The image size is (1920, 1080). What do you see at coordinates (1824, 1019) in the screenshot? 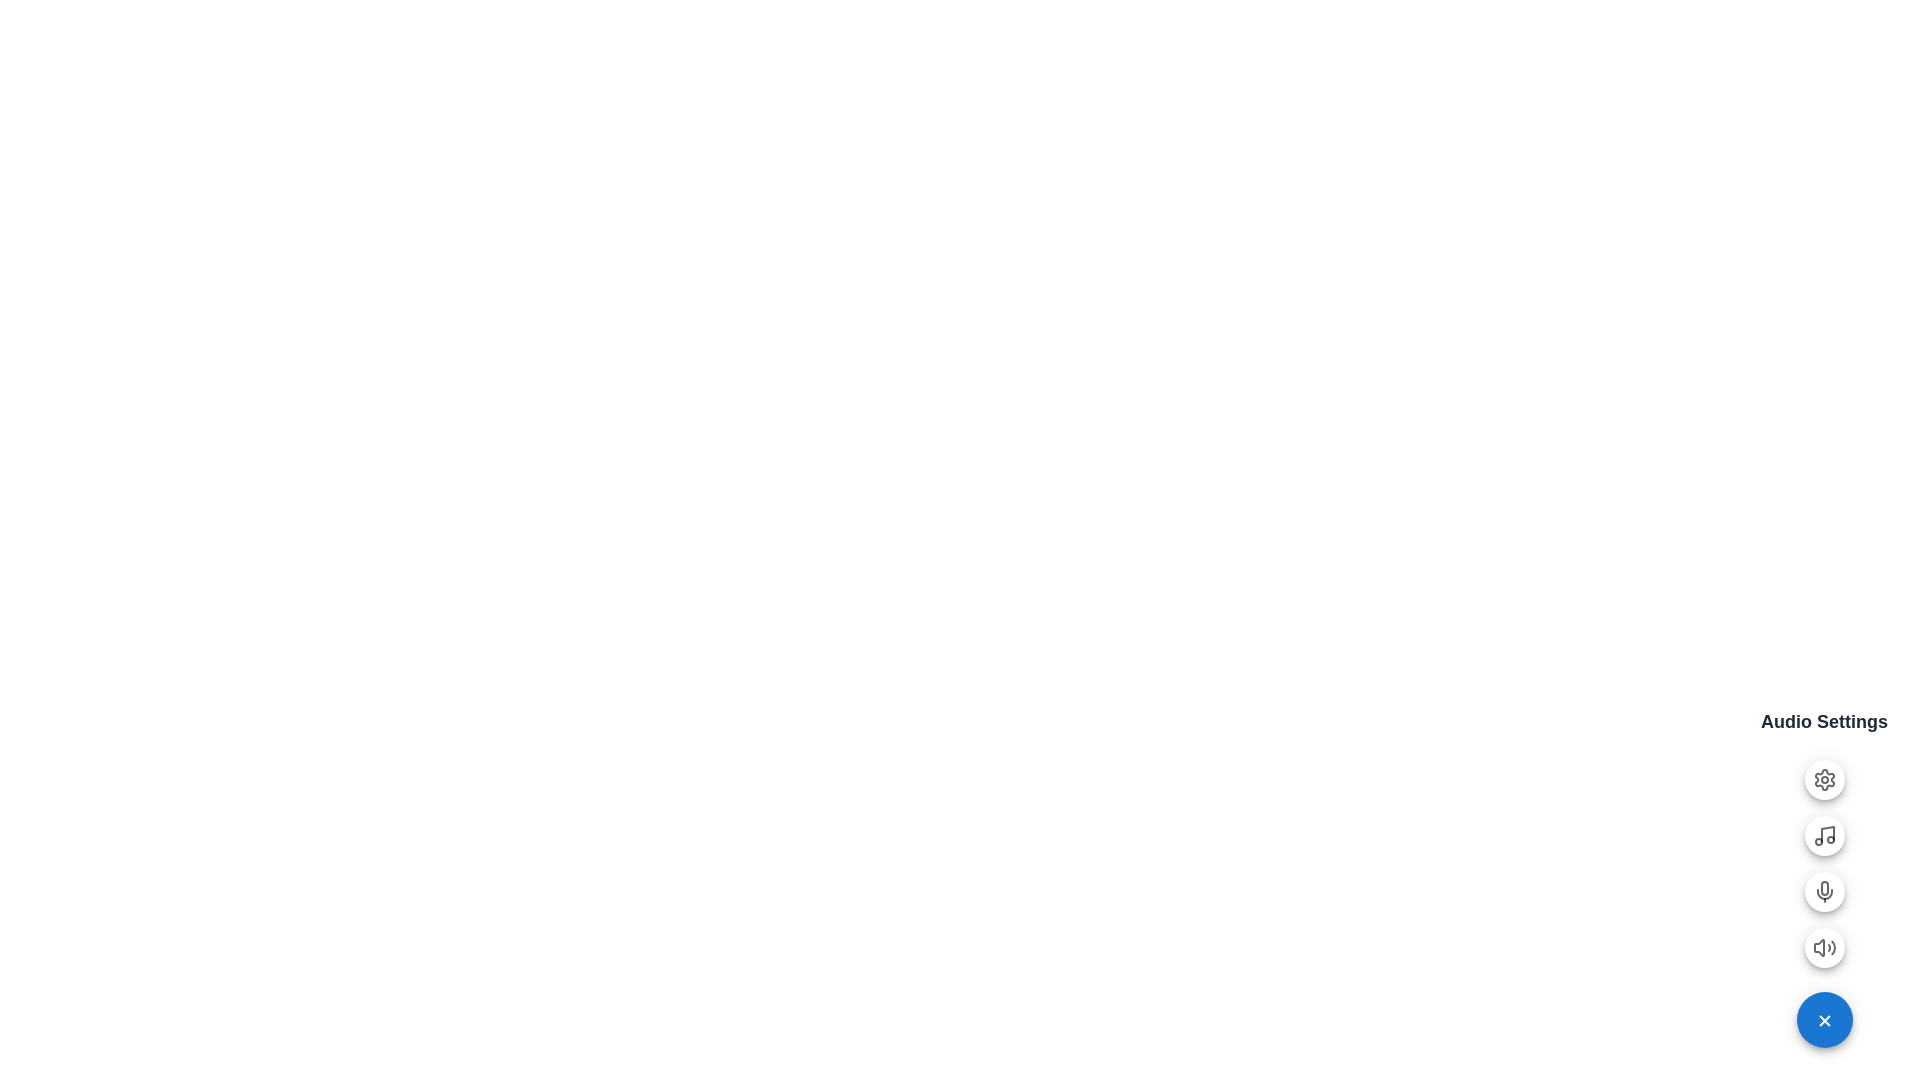
I see `the close icon button located at the bottom-most position in the vertical stack of circular buttons under the 'Audio Settings' section` at bounding box center [1824, 1019].